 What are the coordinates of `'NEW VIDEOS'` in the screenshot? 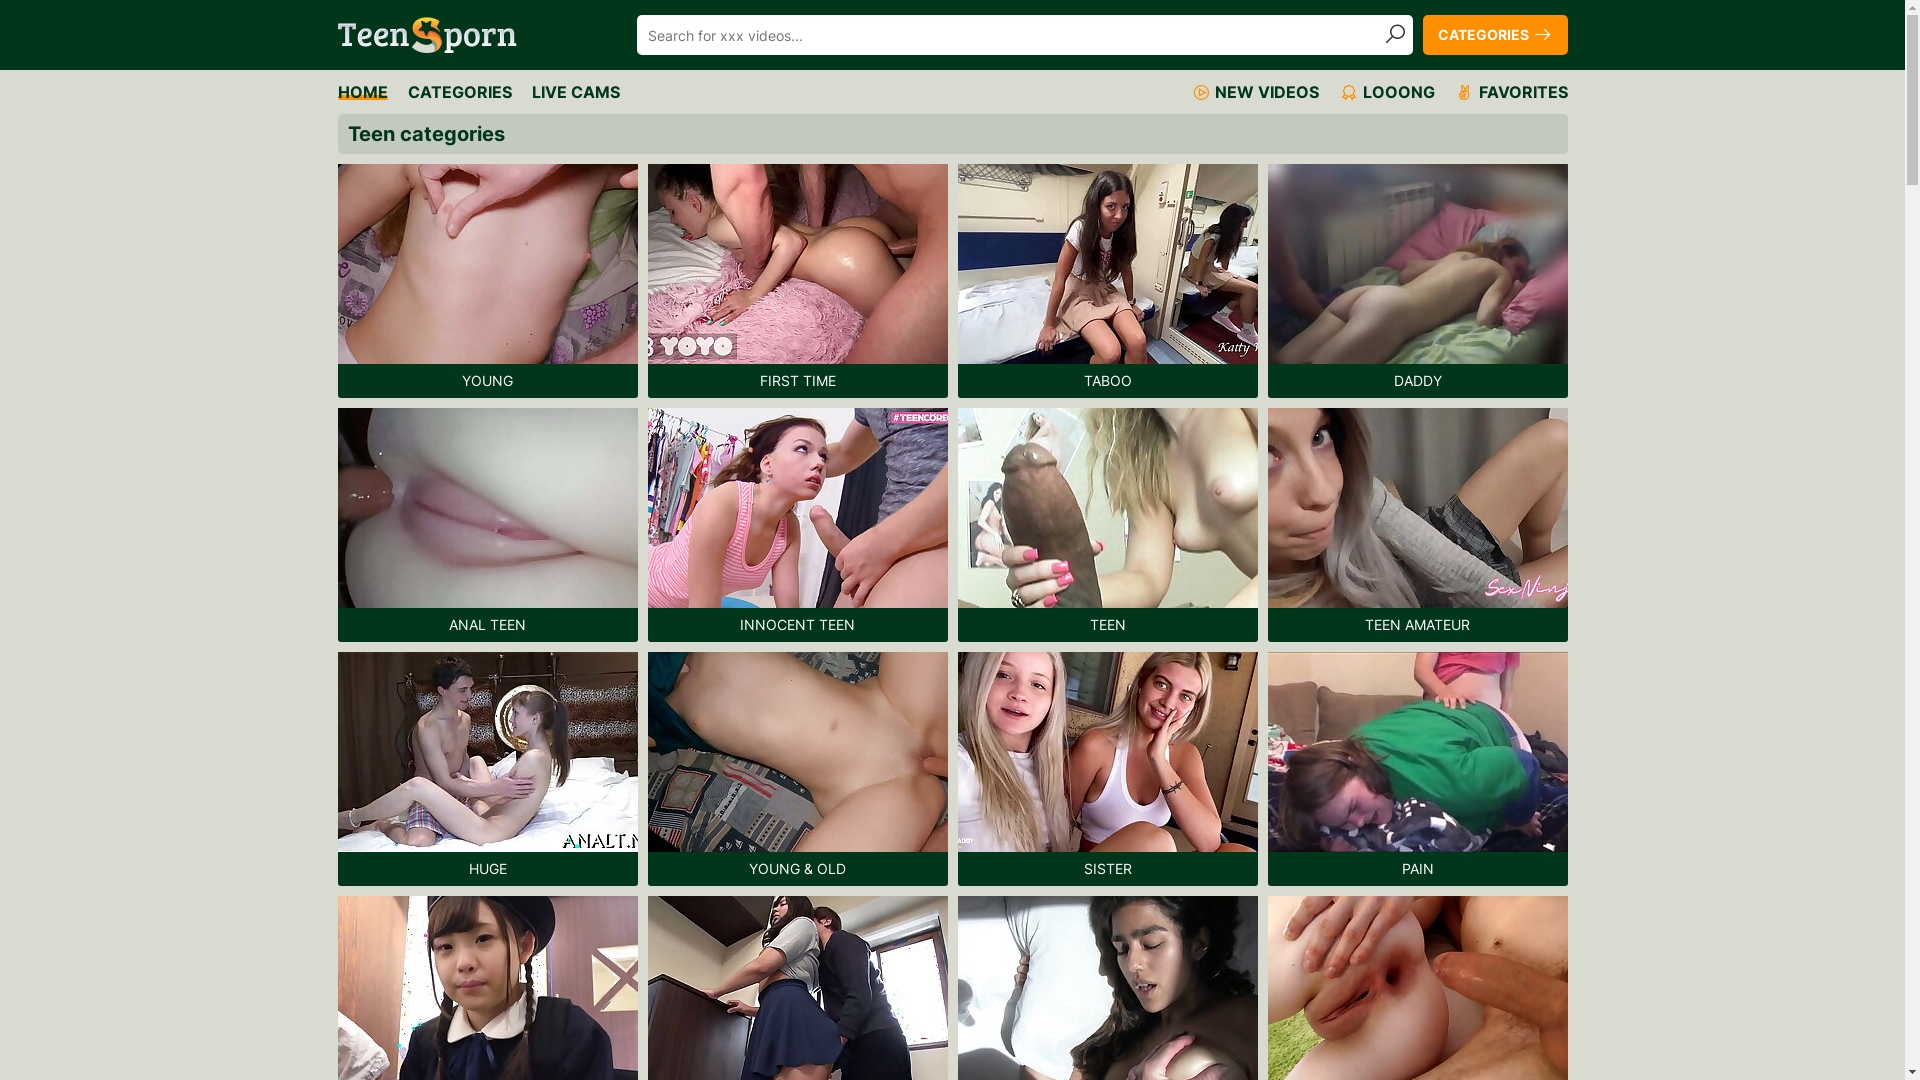 It's located at (1252, 92).